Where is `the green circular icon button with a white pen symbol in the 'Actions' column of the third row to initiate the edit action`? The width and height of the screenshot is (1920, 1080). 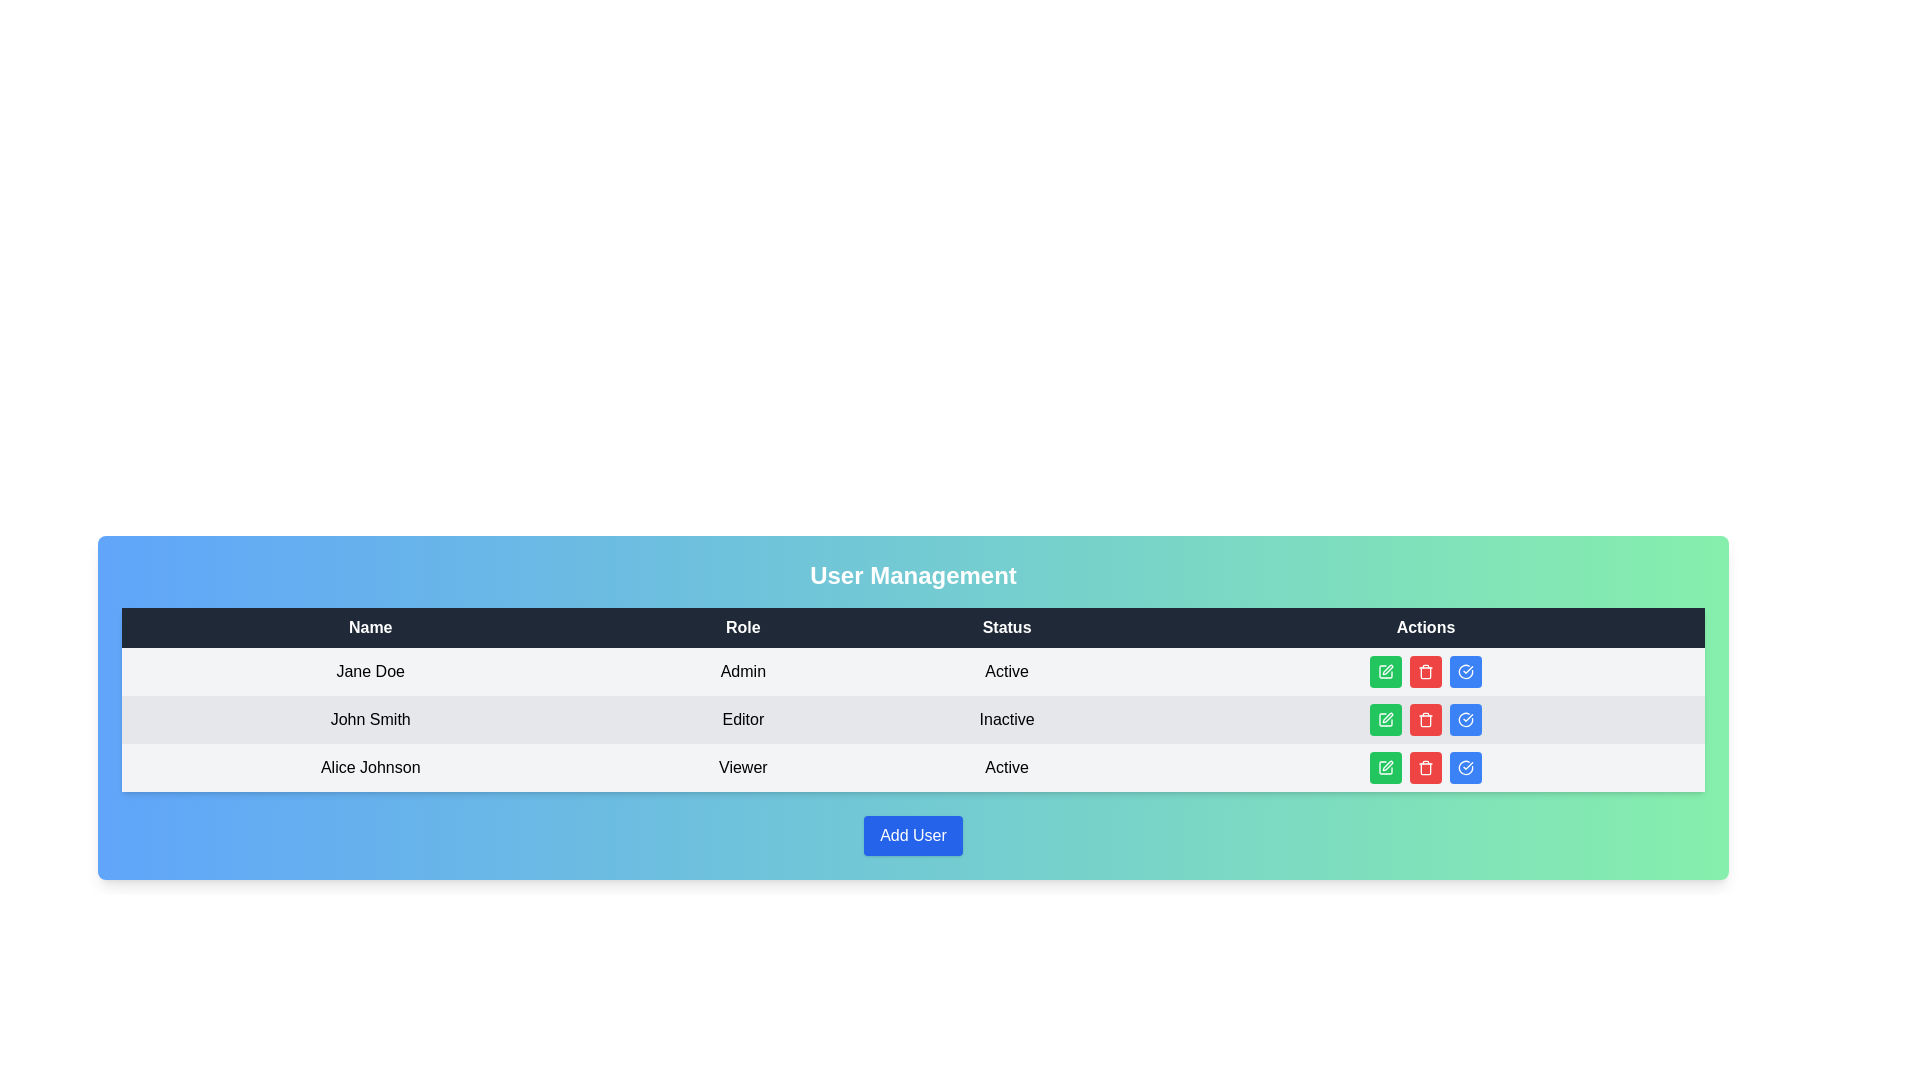
the green circular icon button with a white pen symbol in the 'Actions' column of the third row to initiate the edit action is located at coordinates (1385, 766).